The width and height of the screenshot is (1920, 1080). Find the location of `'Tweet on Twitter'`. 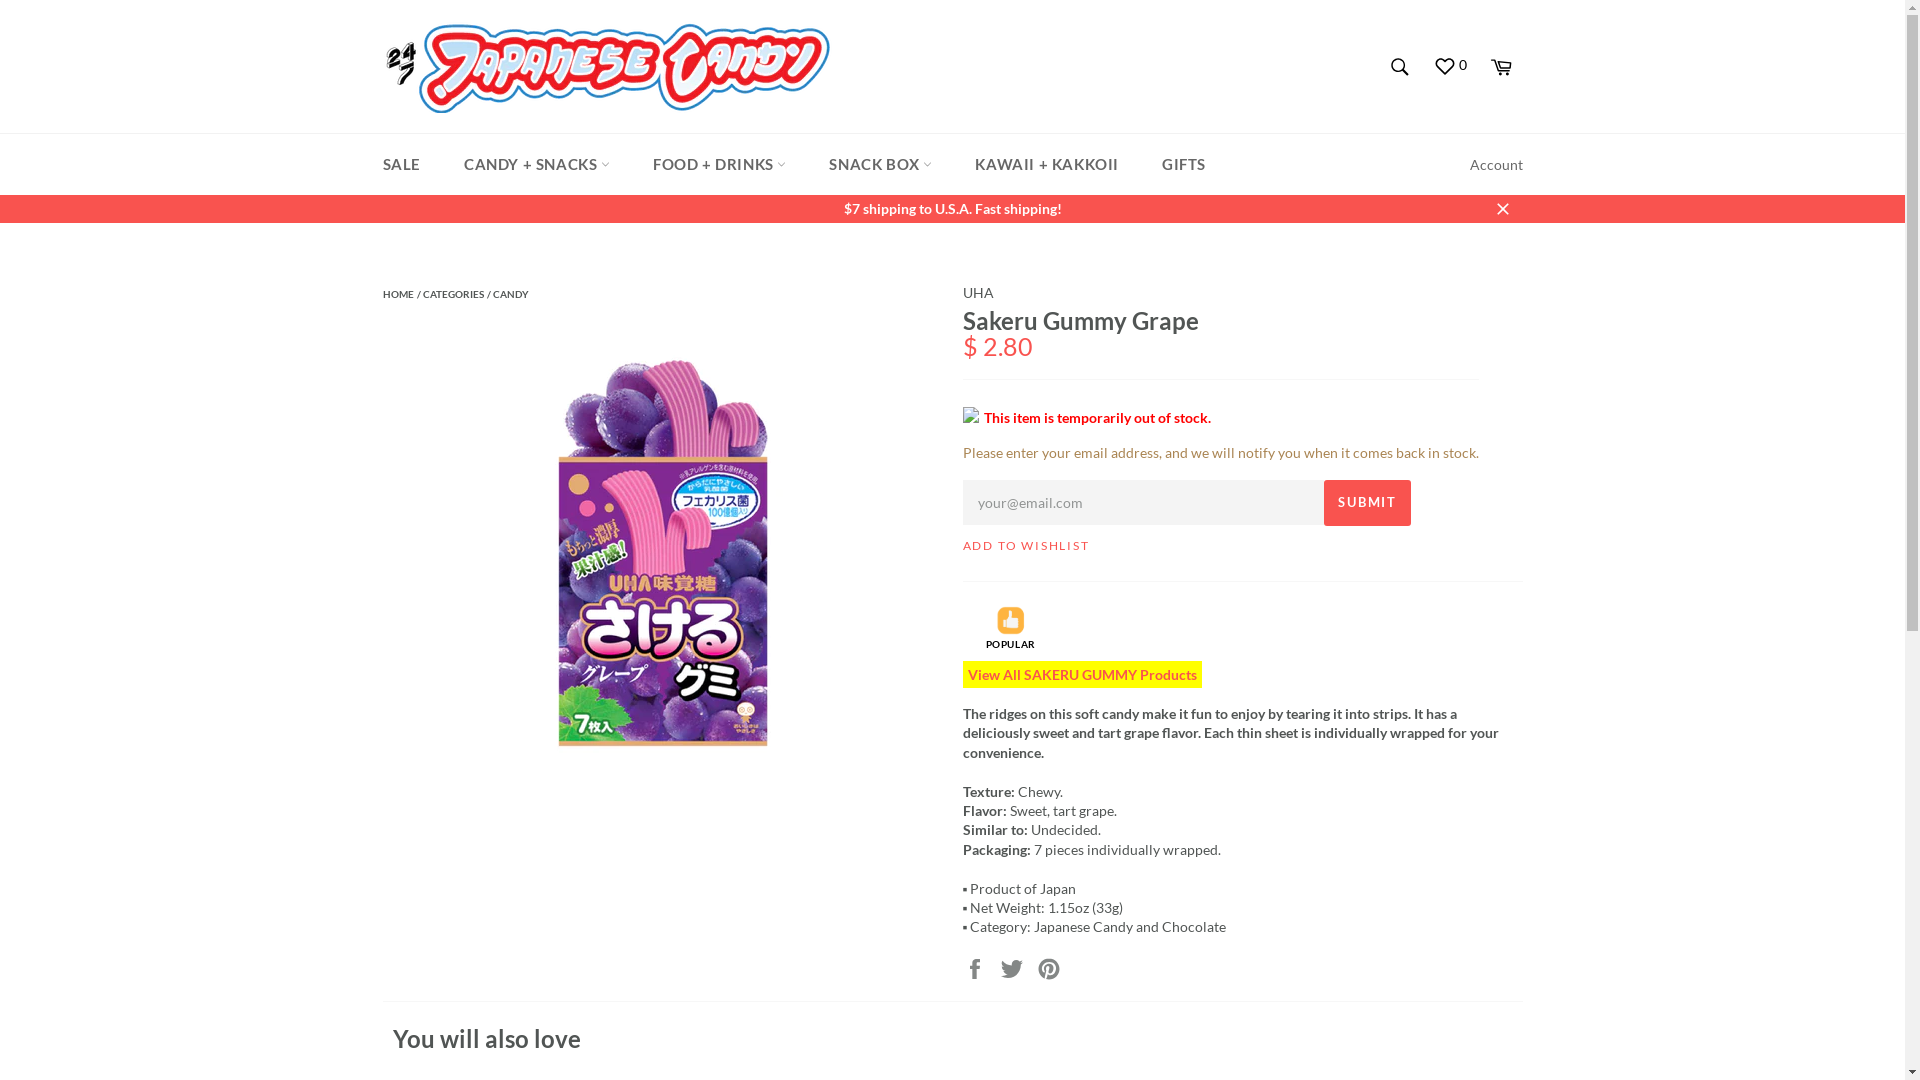

'Tweet on Twitter' is located at coordinates (1013, 965).